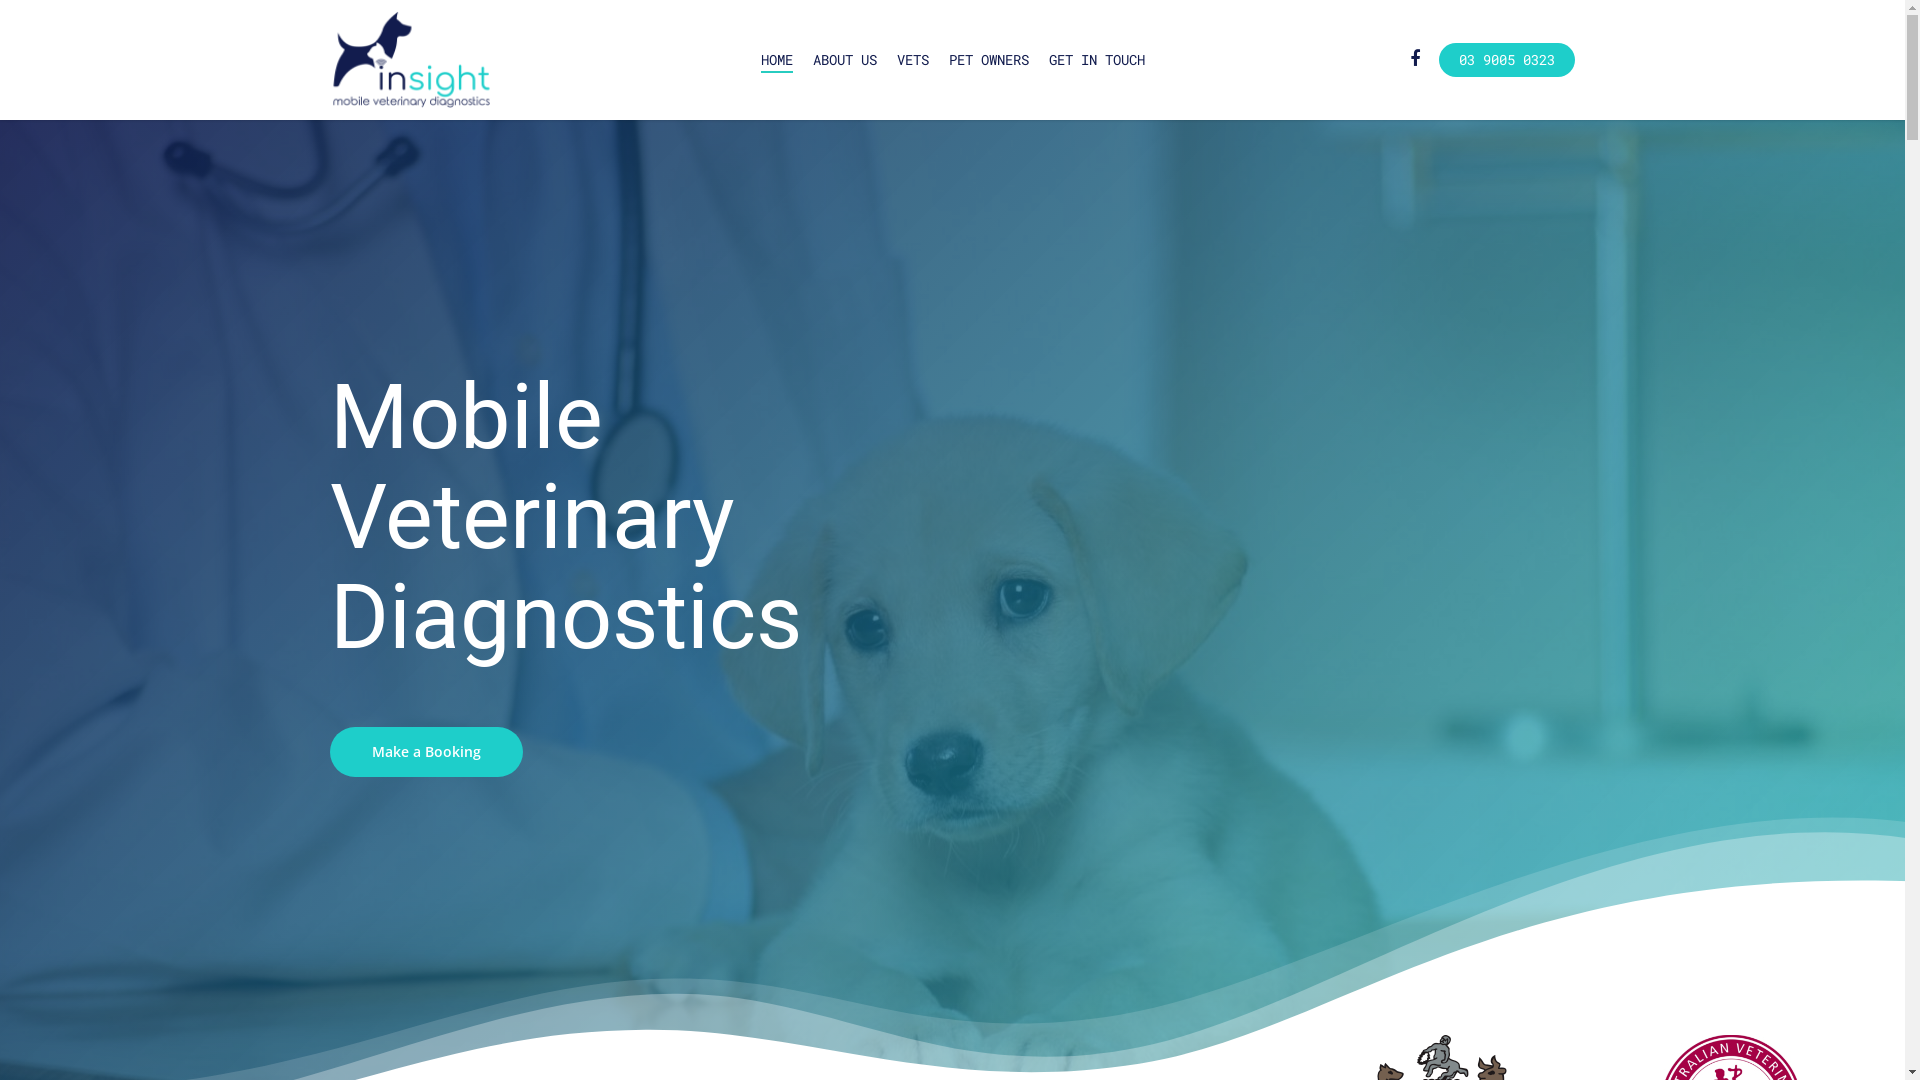 This screenshot has width=1920, height=1080. I want to click on 'HOME', so click(775, 59).